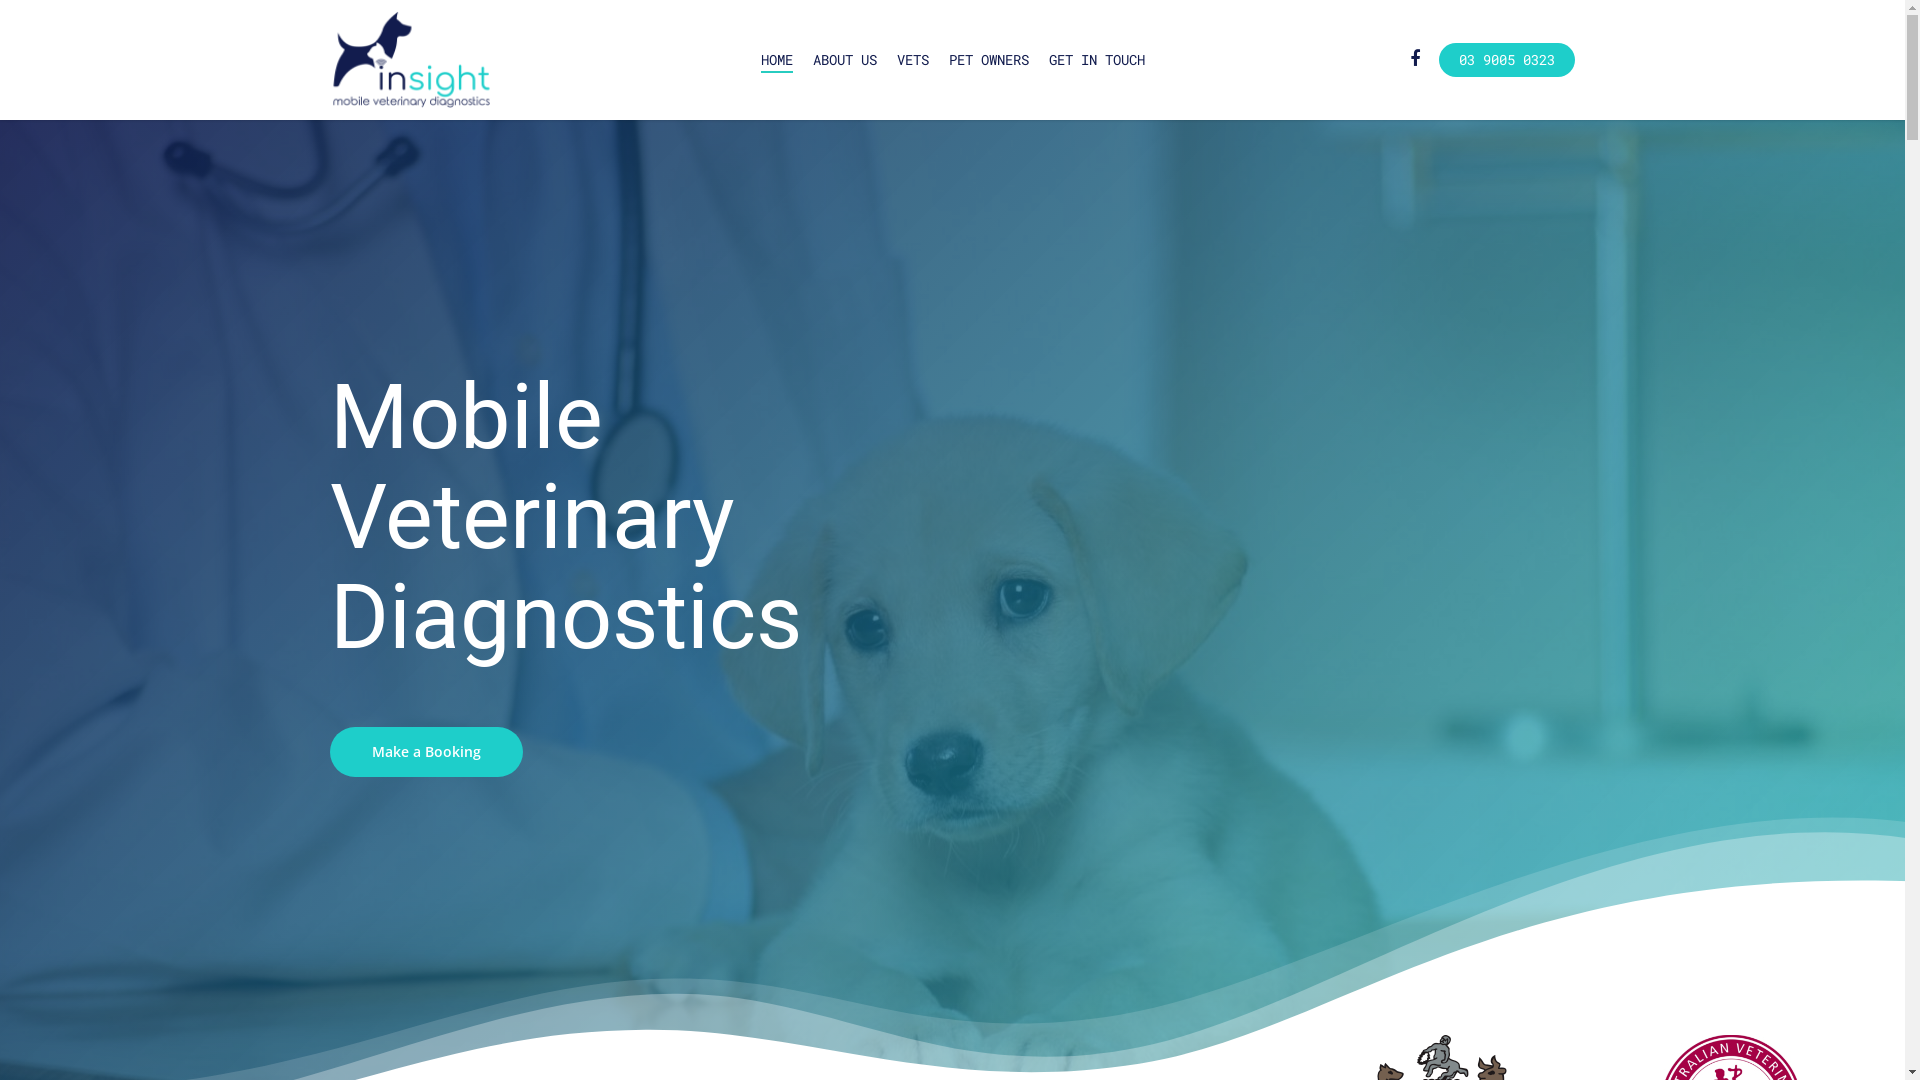 This screenshot has width=1920, height=1080. I want to click on 'HOME', so click(775, 59).